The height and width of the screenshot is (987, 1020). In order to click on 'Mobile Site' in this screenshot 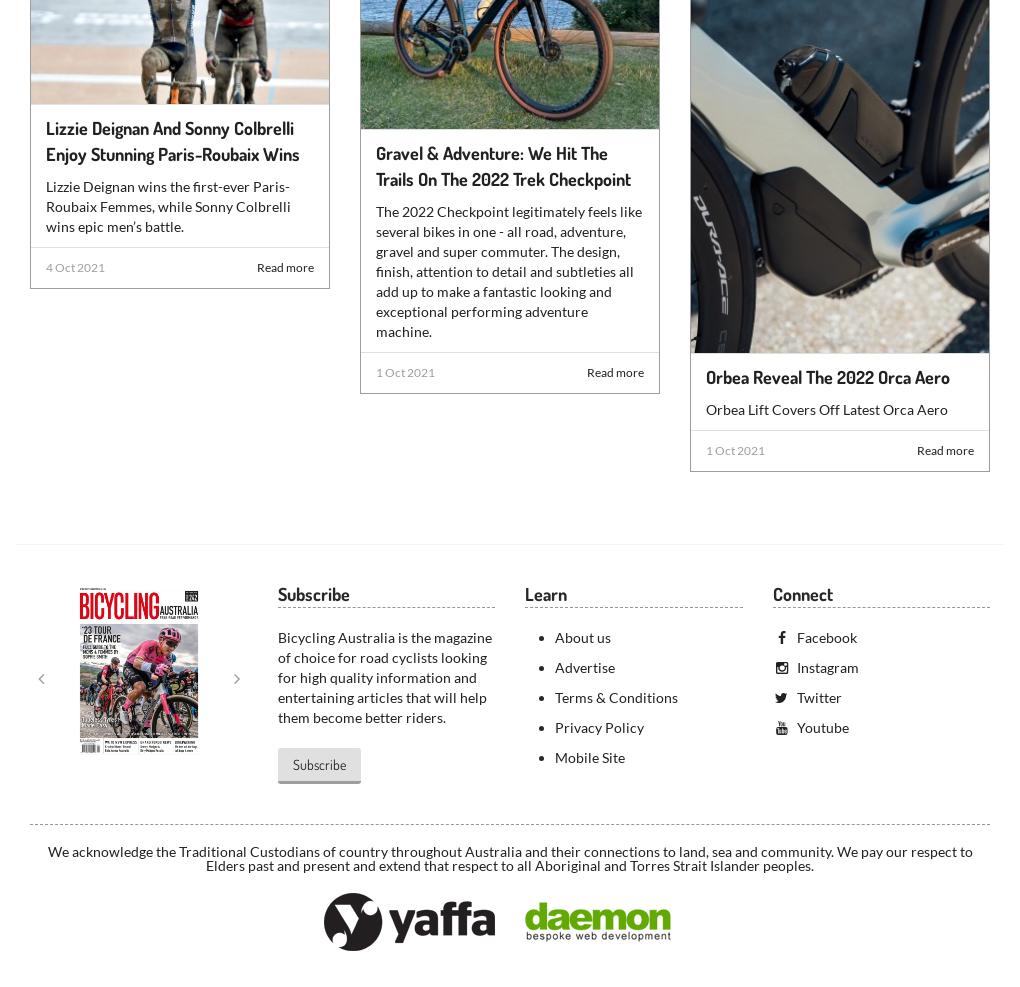, I will do `click(589, 755)`.